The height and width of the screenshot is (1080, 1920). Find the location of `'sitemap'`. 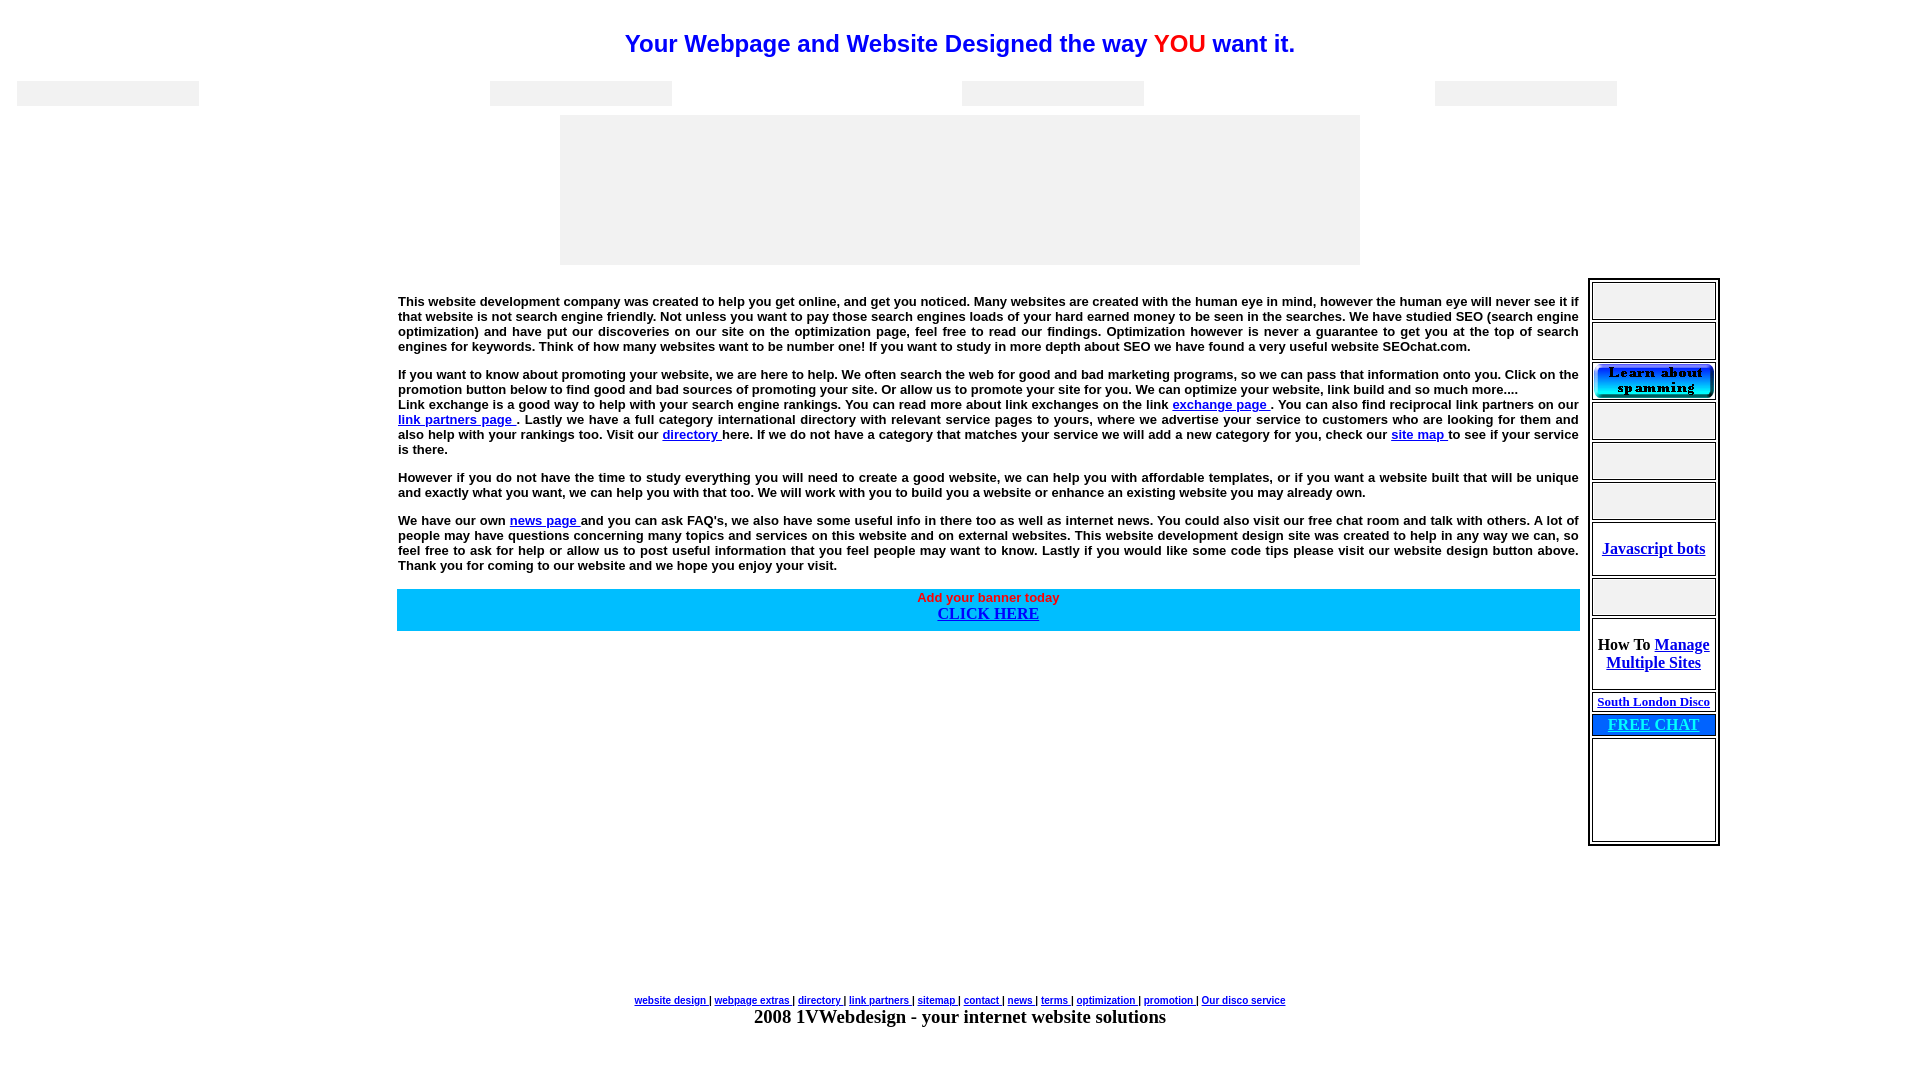

'sitemap' is located at coordinates (936, 1000).